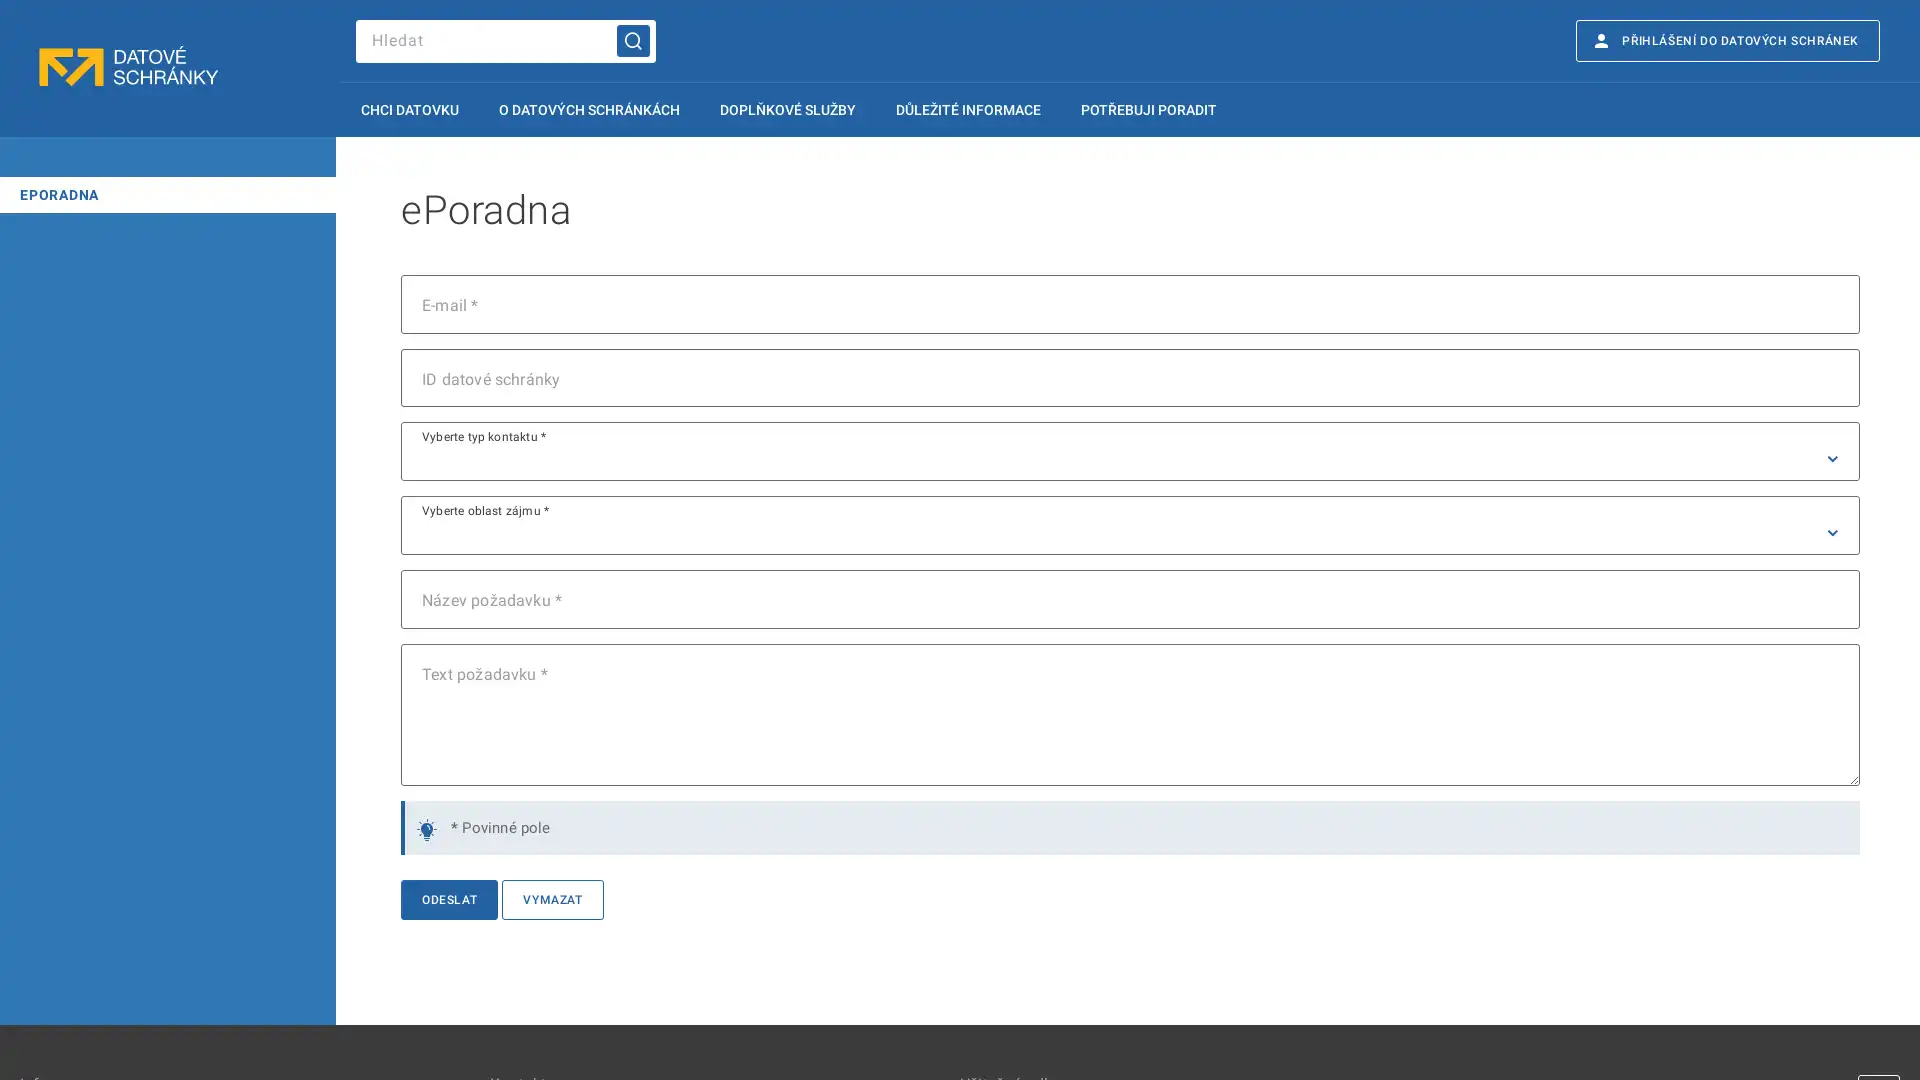  I want to click on Hledat, so click(632, 41).